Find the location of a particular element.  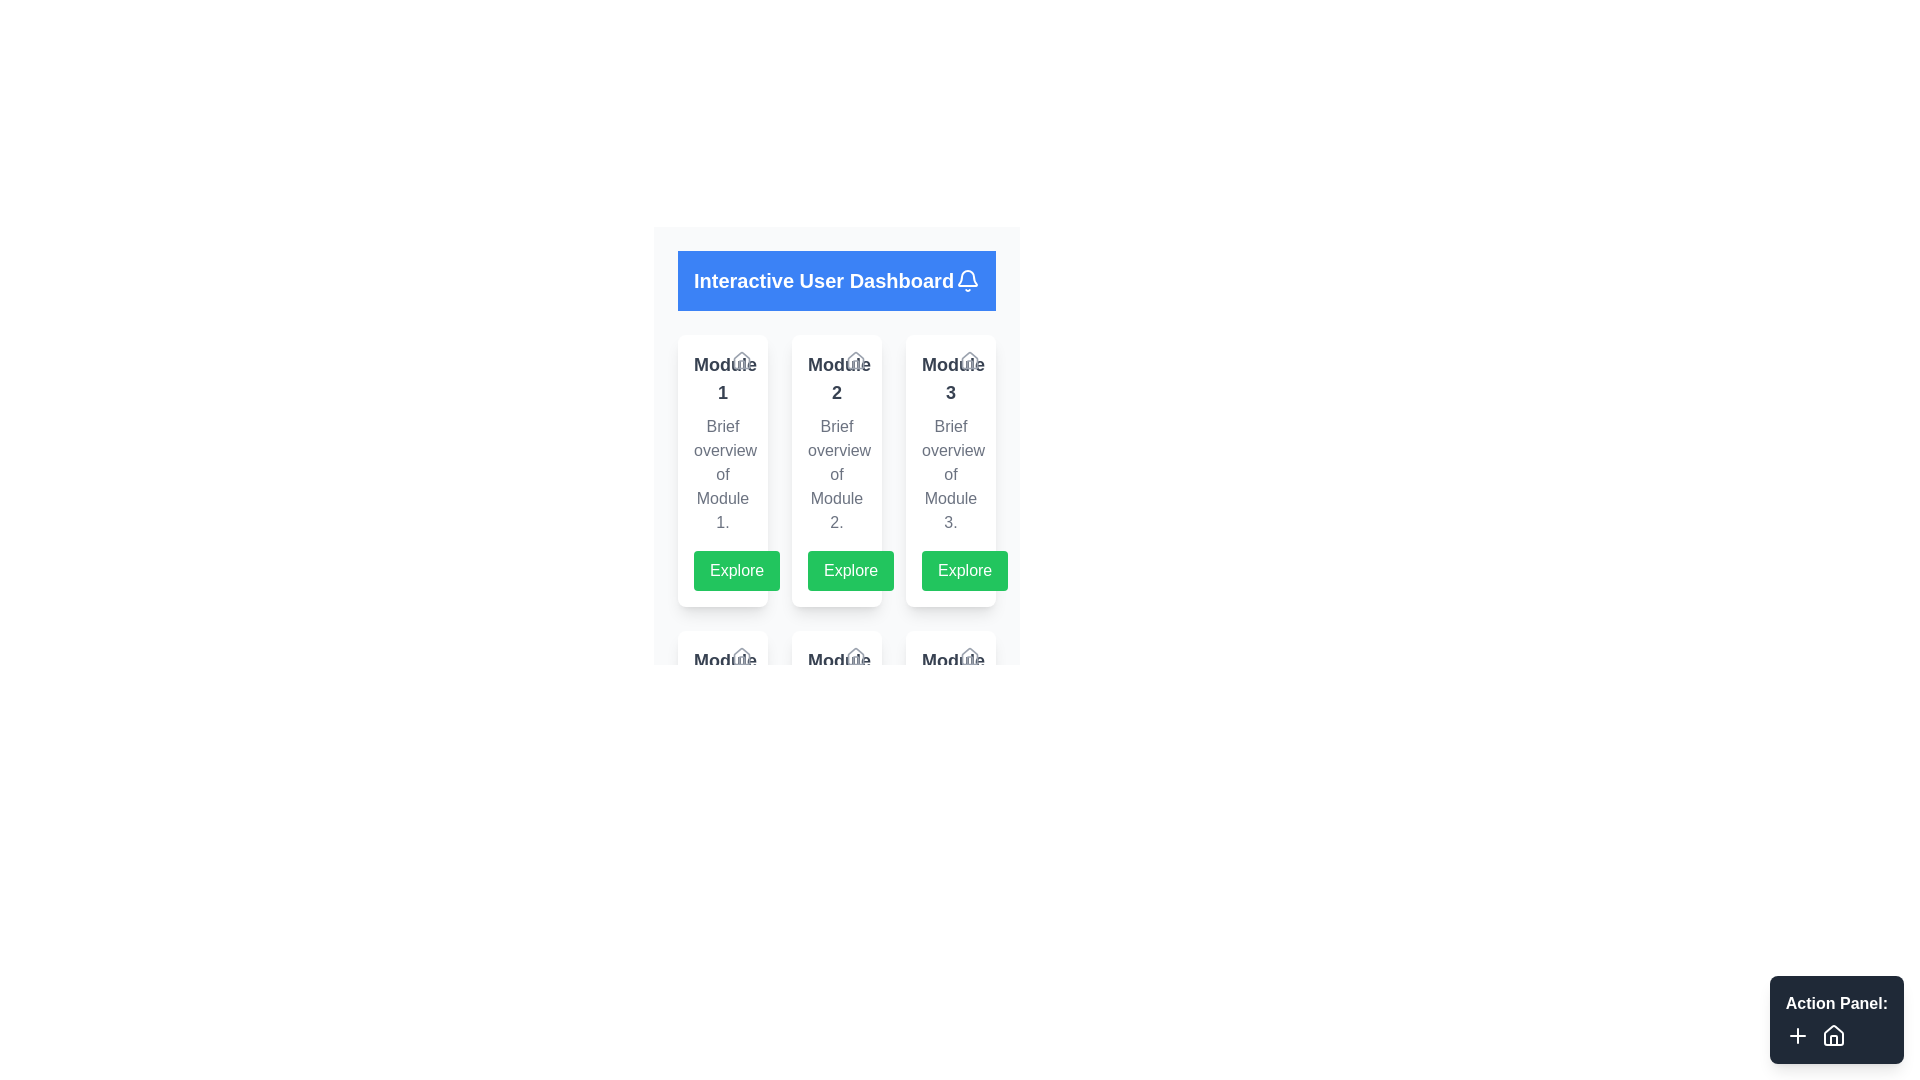

the home-shaped icon located in the top-right corner of the card for 'Module 3' is located at coordinates (969, 361).